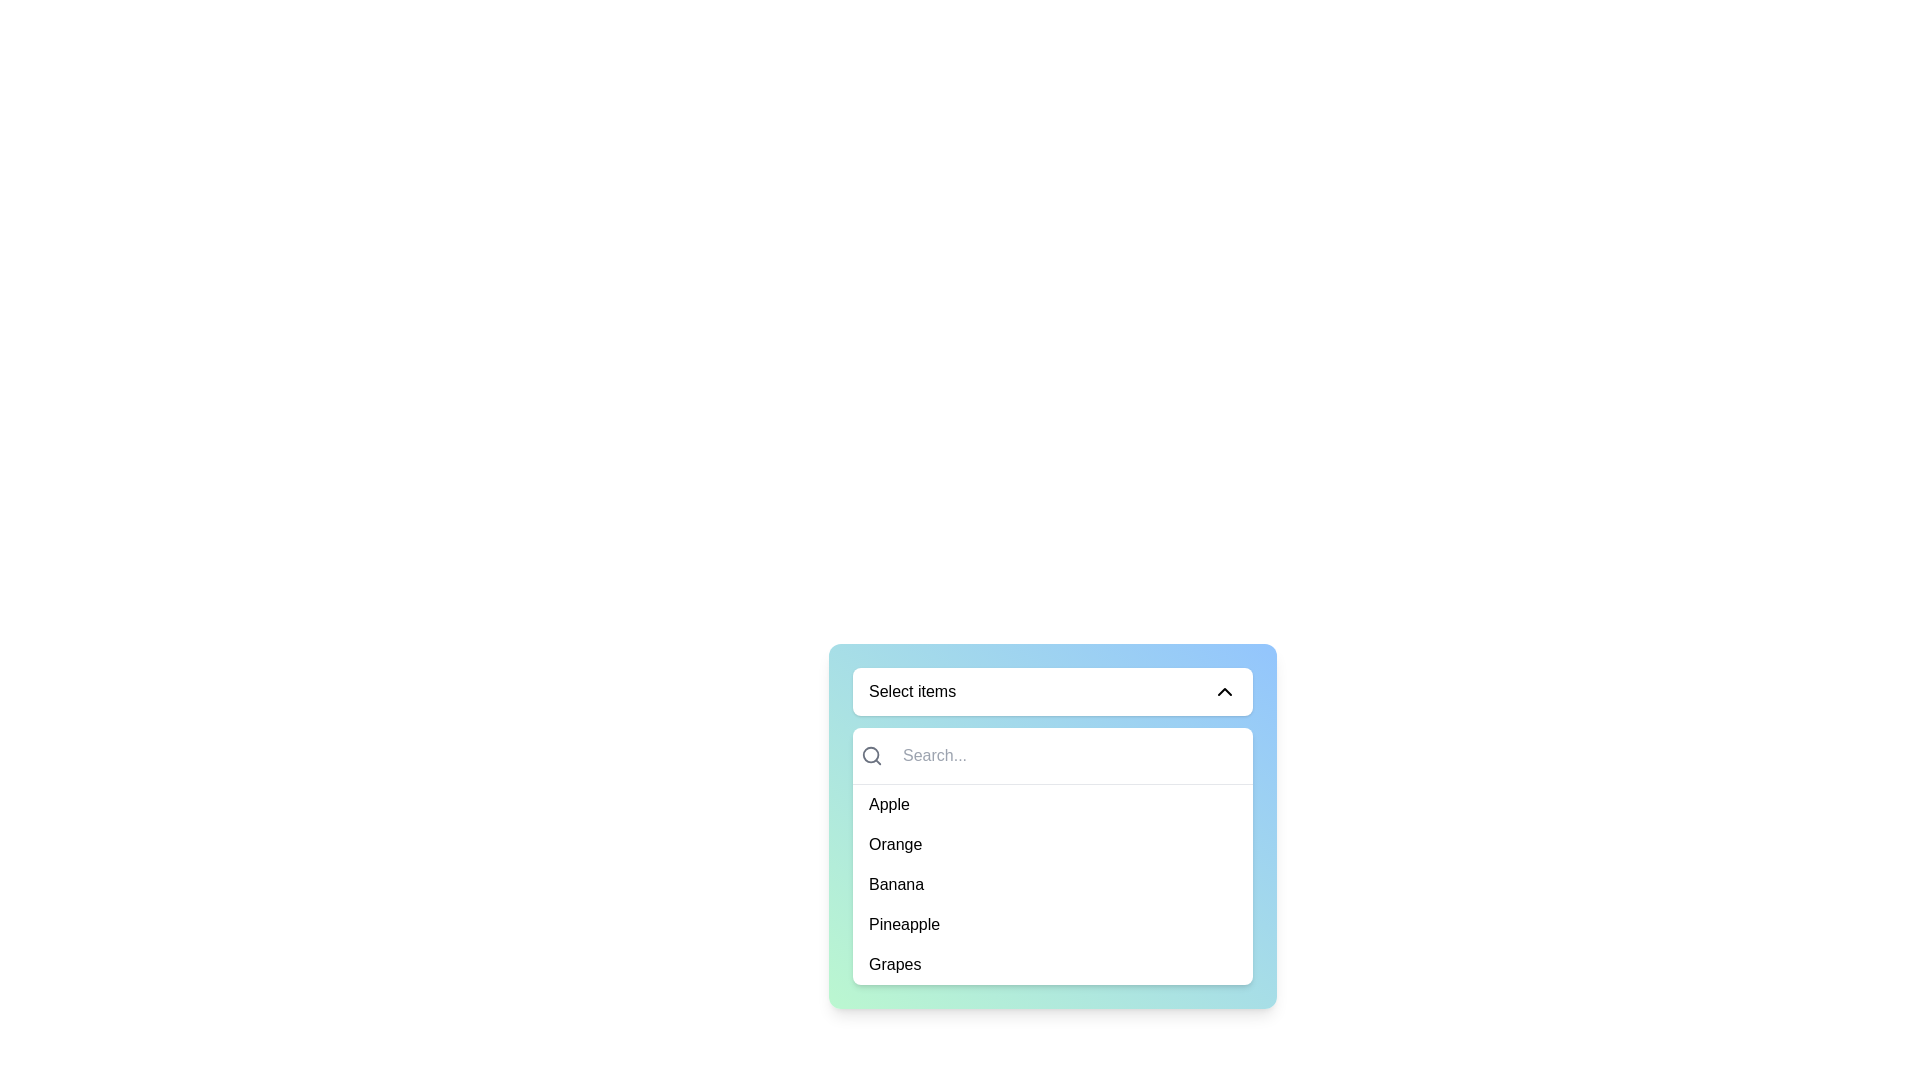 This screenshot has width=1920, height=1080. What do you see at coordinates (895, 883) in the screenshot?
I see `the text label displaying 'Banana'` at bounding box center [895, 883].